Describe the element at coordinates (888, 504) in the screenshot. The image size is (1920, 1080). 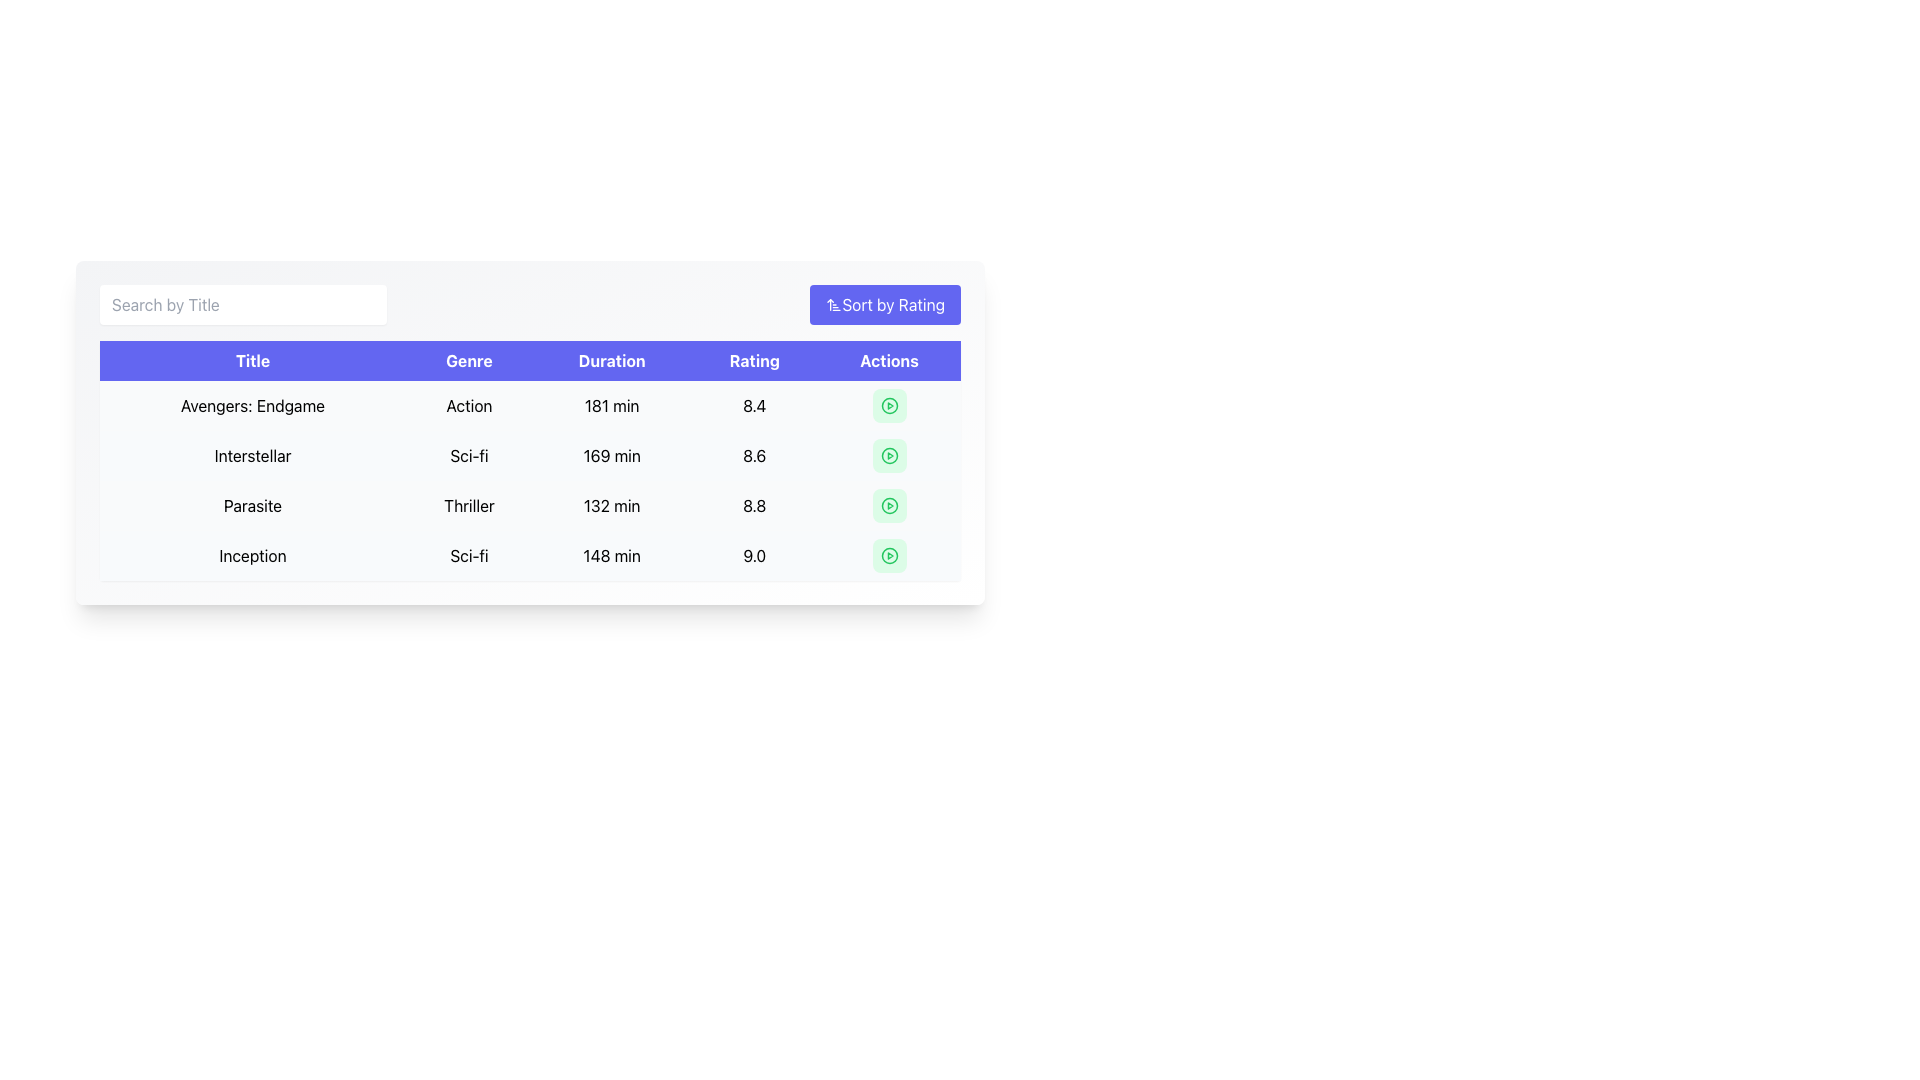
I see `the play button located in the last cell of the row for the movie 'Parasite' under the 'Actions' column to initiate the action` at that location.